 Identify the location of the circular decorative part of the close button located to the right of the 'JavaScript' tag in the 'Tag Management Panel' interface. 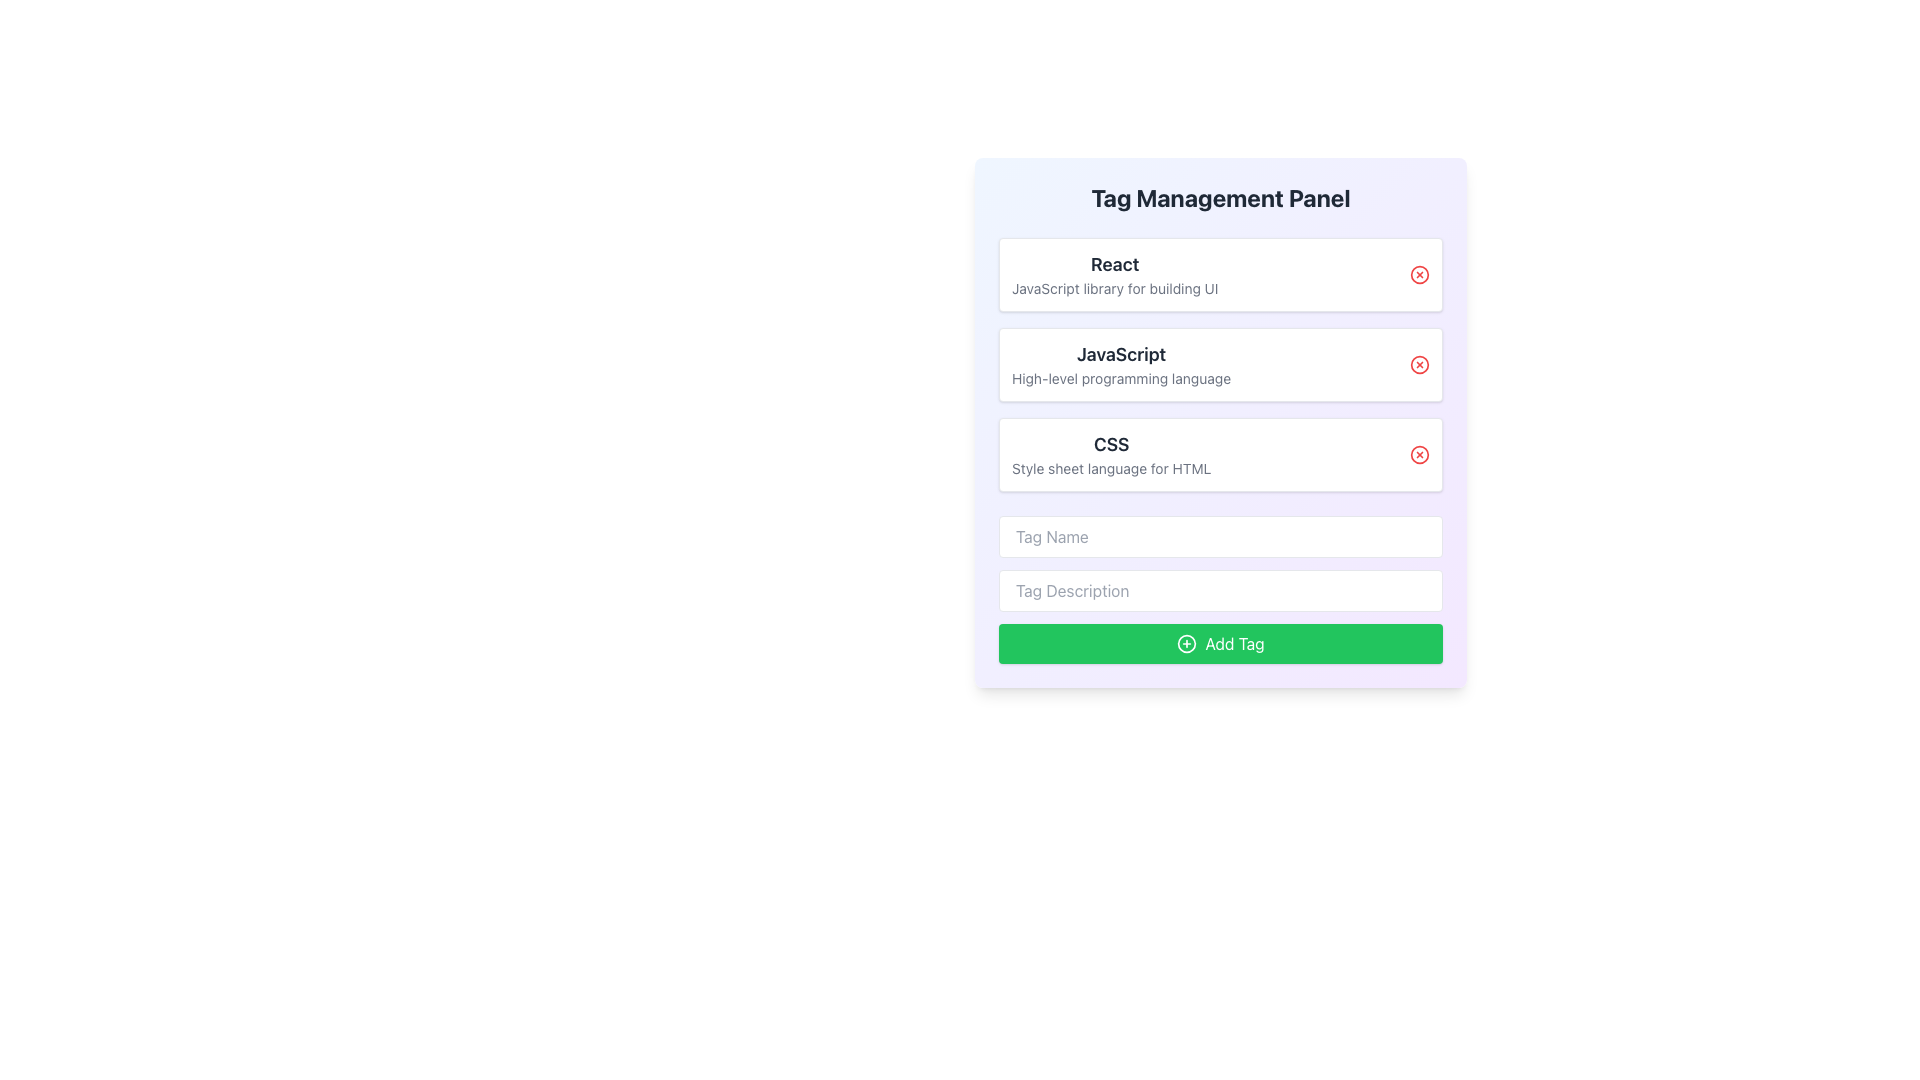
(1419, 365).